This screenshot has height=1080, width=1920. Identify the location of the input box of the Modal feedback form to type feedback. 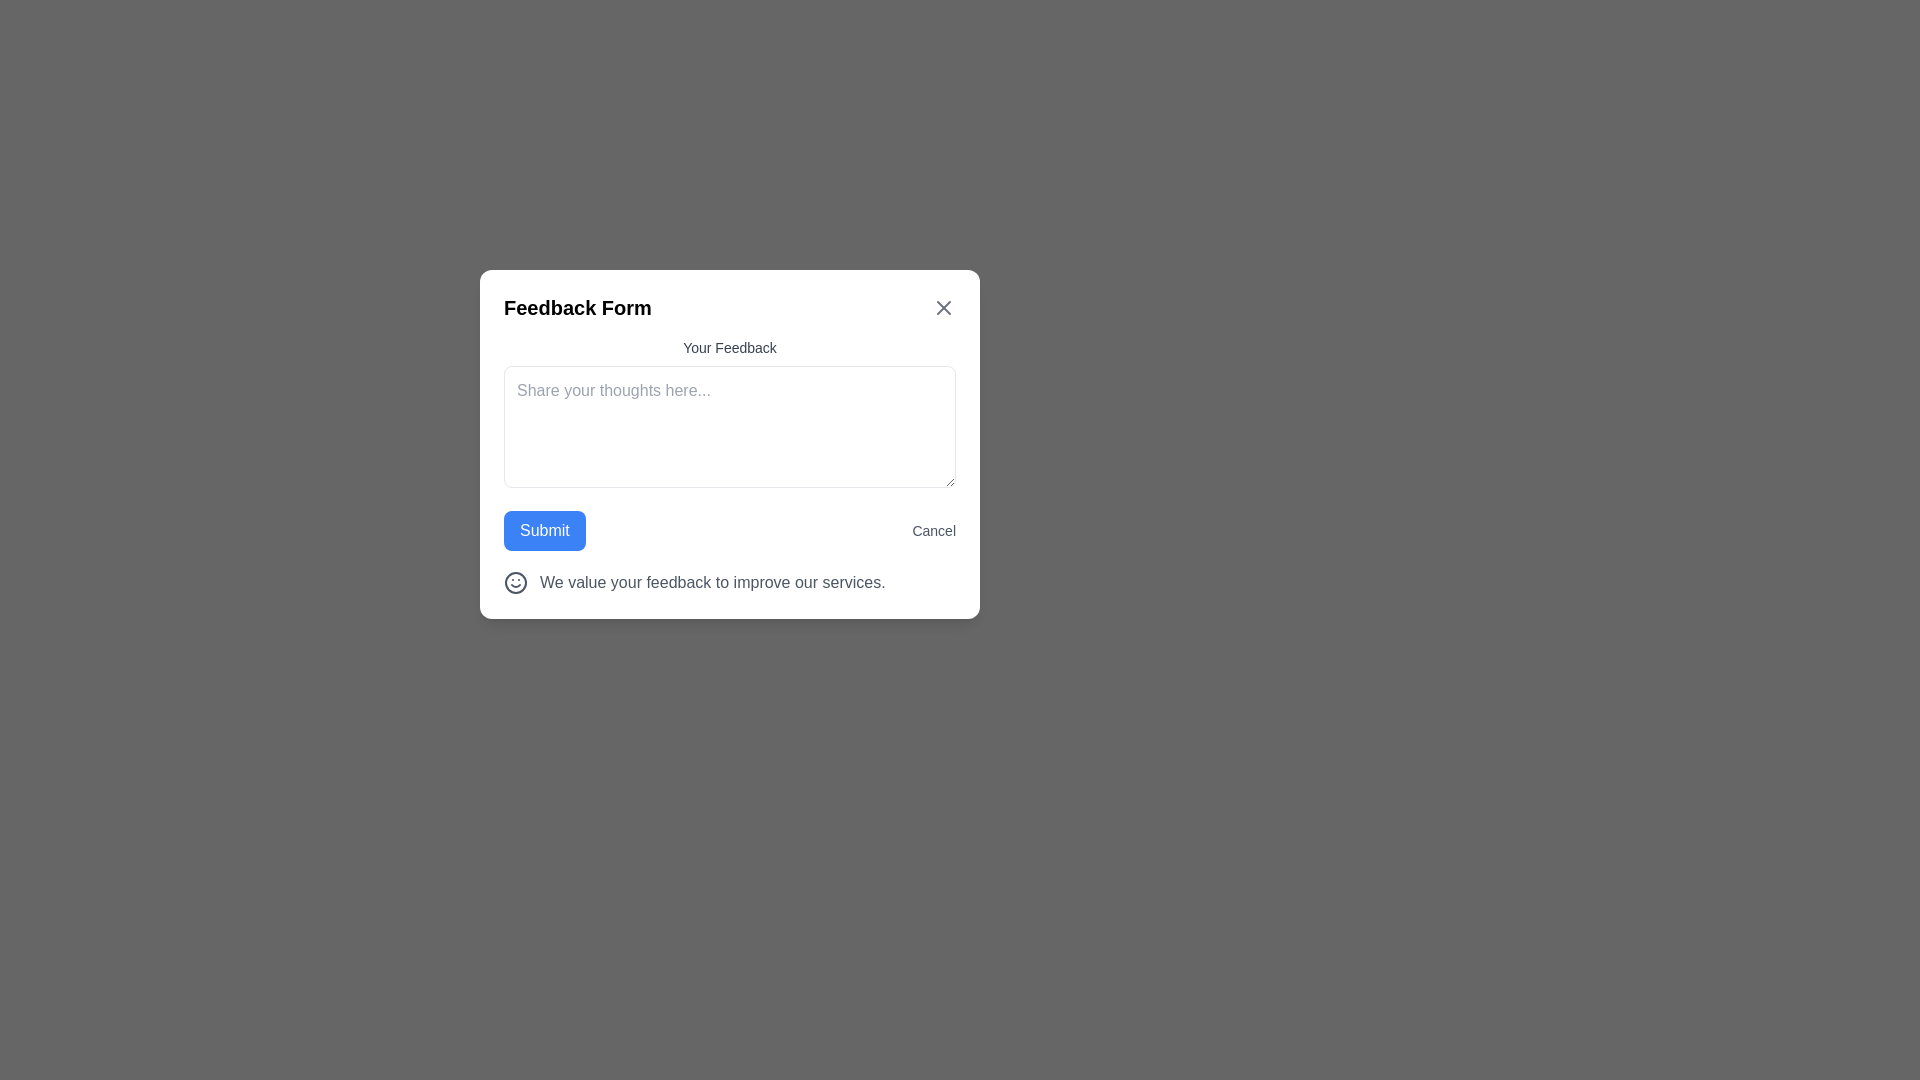
(728, 442).